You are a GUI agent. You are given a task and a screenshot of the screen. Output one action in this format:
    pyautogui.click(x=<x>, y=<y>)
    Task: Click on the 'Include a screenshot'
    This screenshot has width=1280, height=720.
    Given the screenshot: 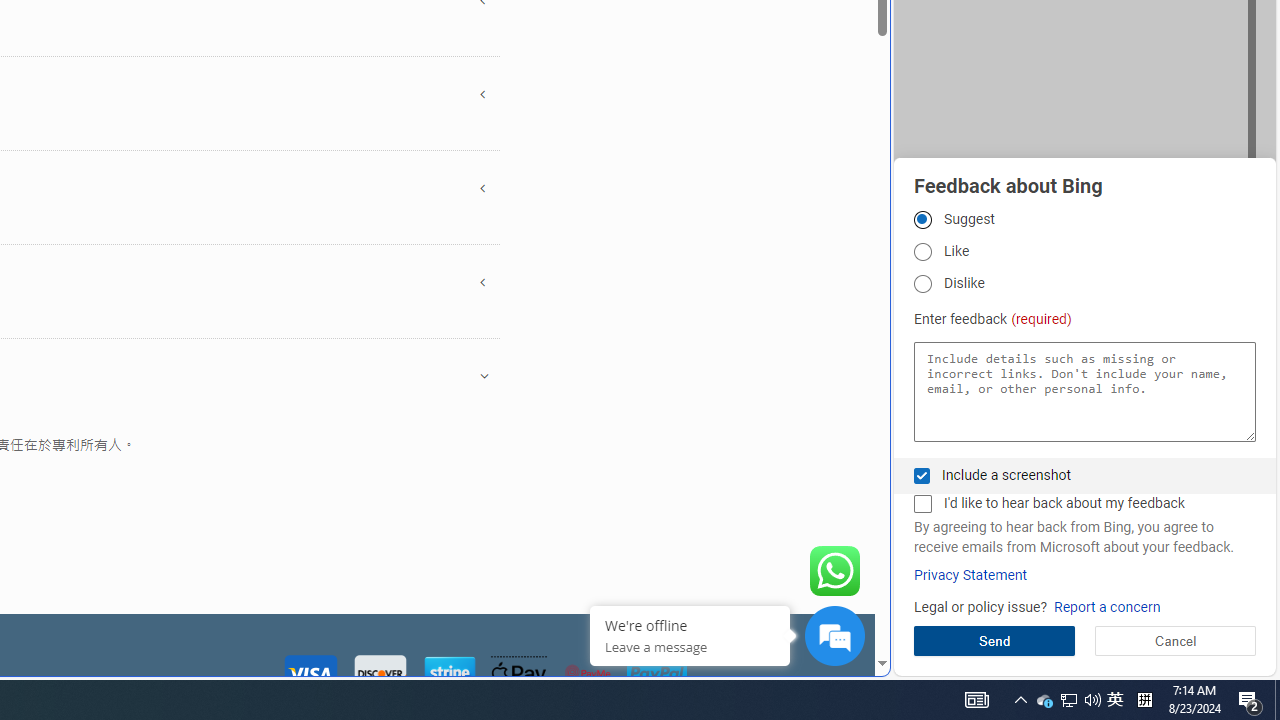 What is the action you would take?
    pyautogui.click(x=921, y=475)
    